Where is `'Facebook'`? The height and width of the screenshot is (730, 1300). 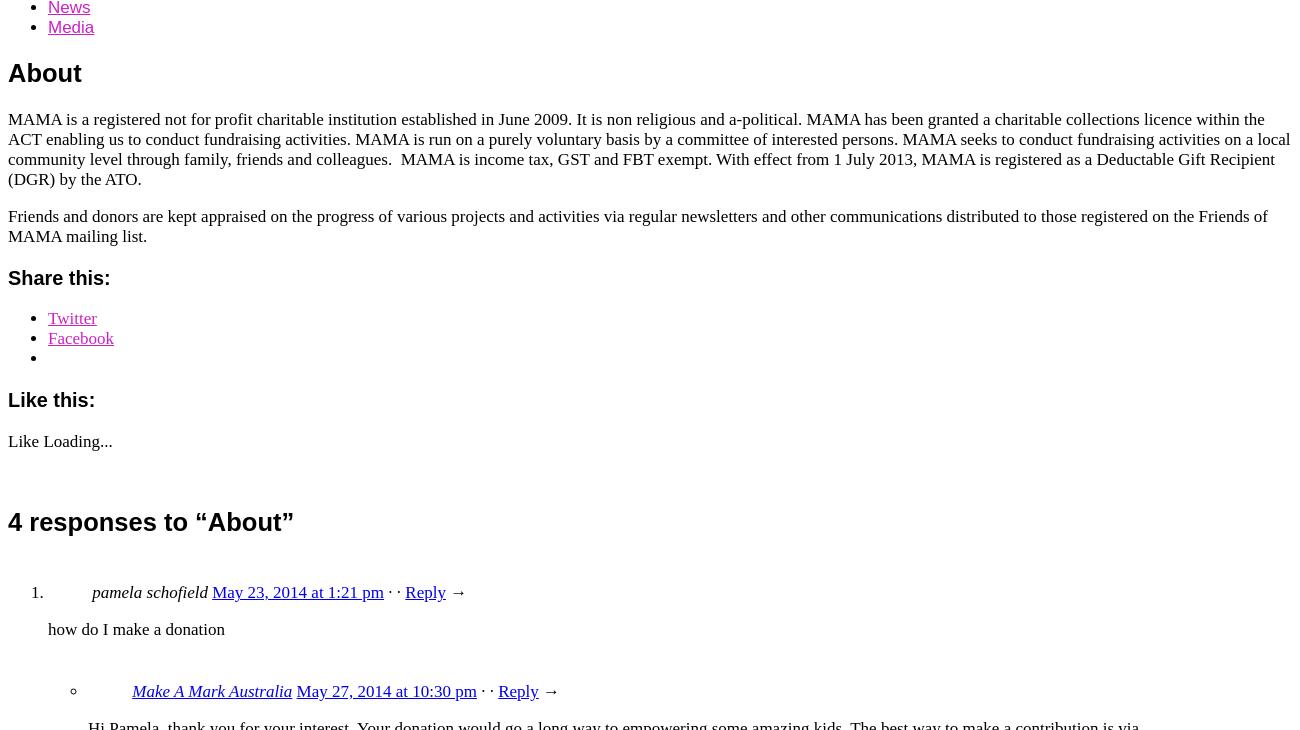 'Facebook' is located at coordinates (80, 338).